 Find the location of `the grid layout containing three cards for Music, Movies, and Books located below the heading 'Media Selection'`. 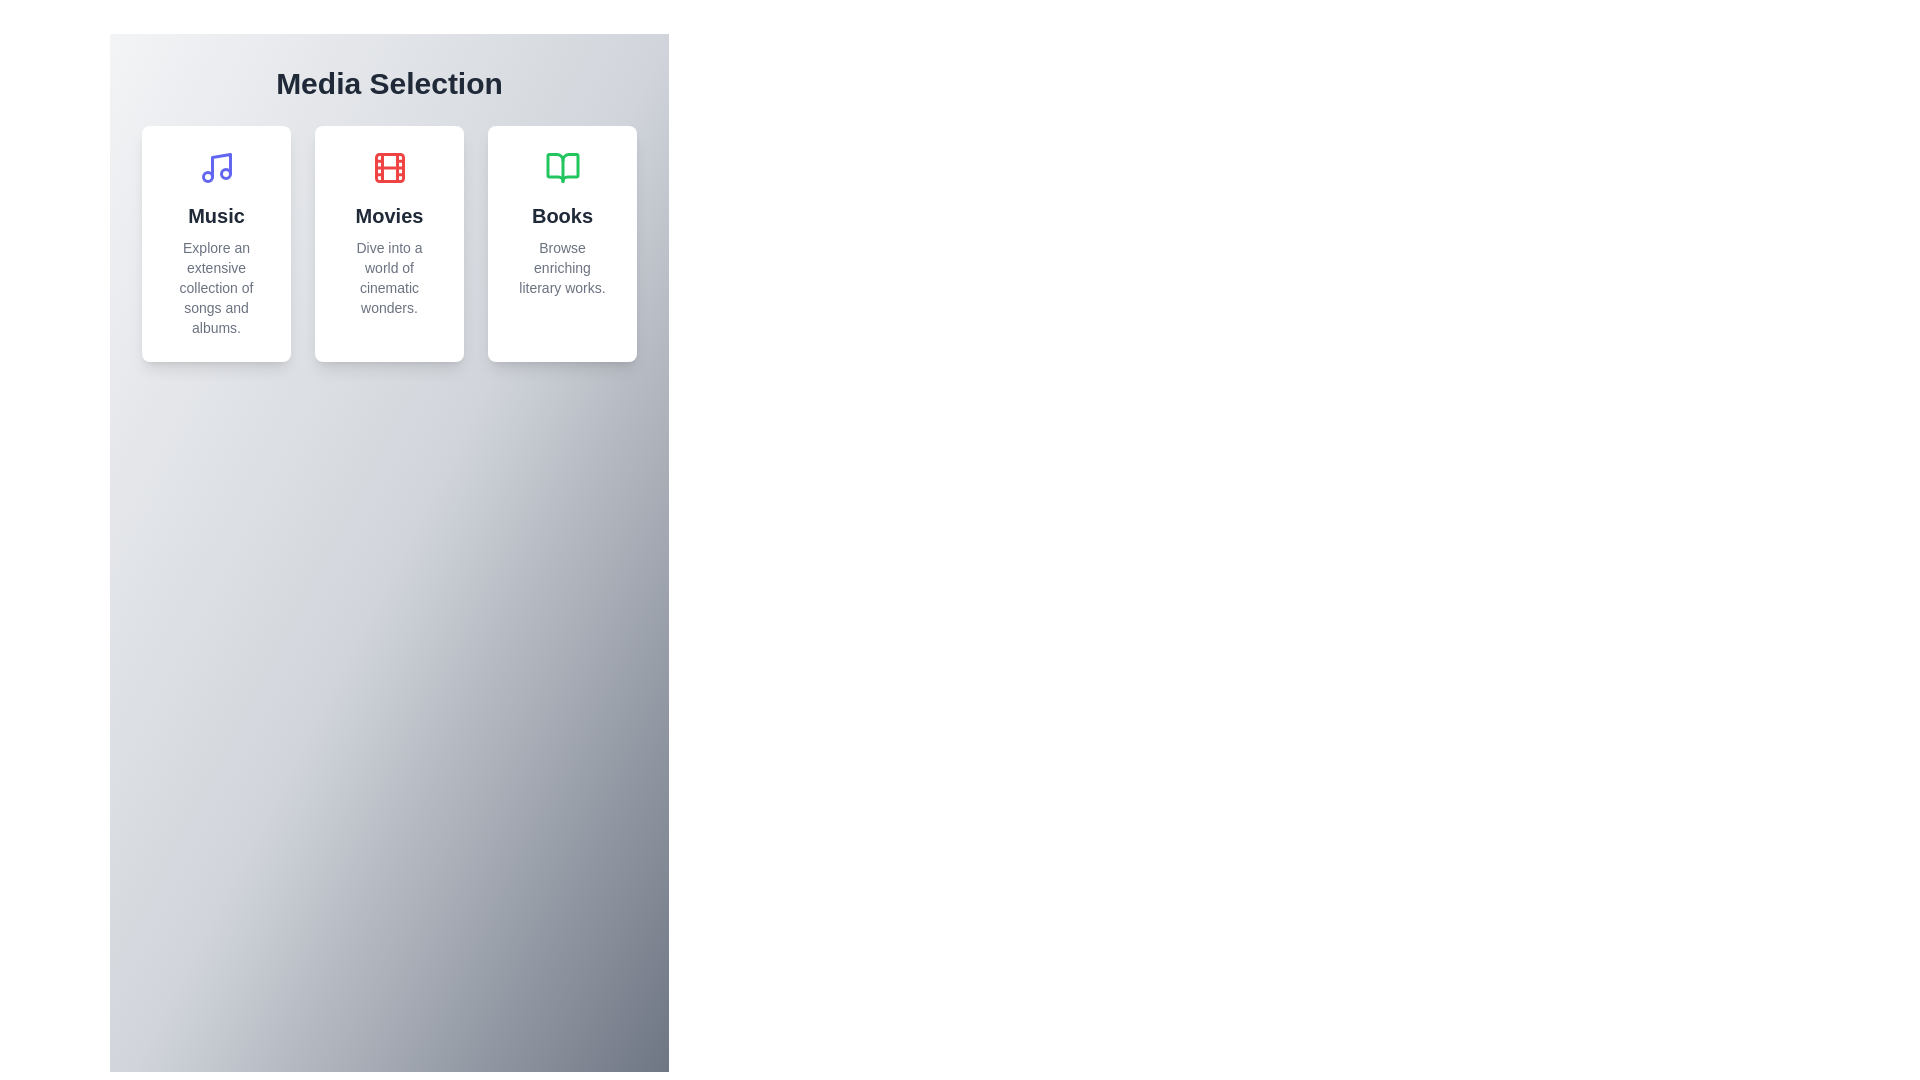

the grid layout containing three cards for Music, Movies, and Books located below the heading 'Media Selection' is located at coordinates (389, 242).